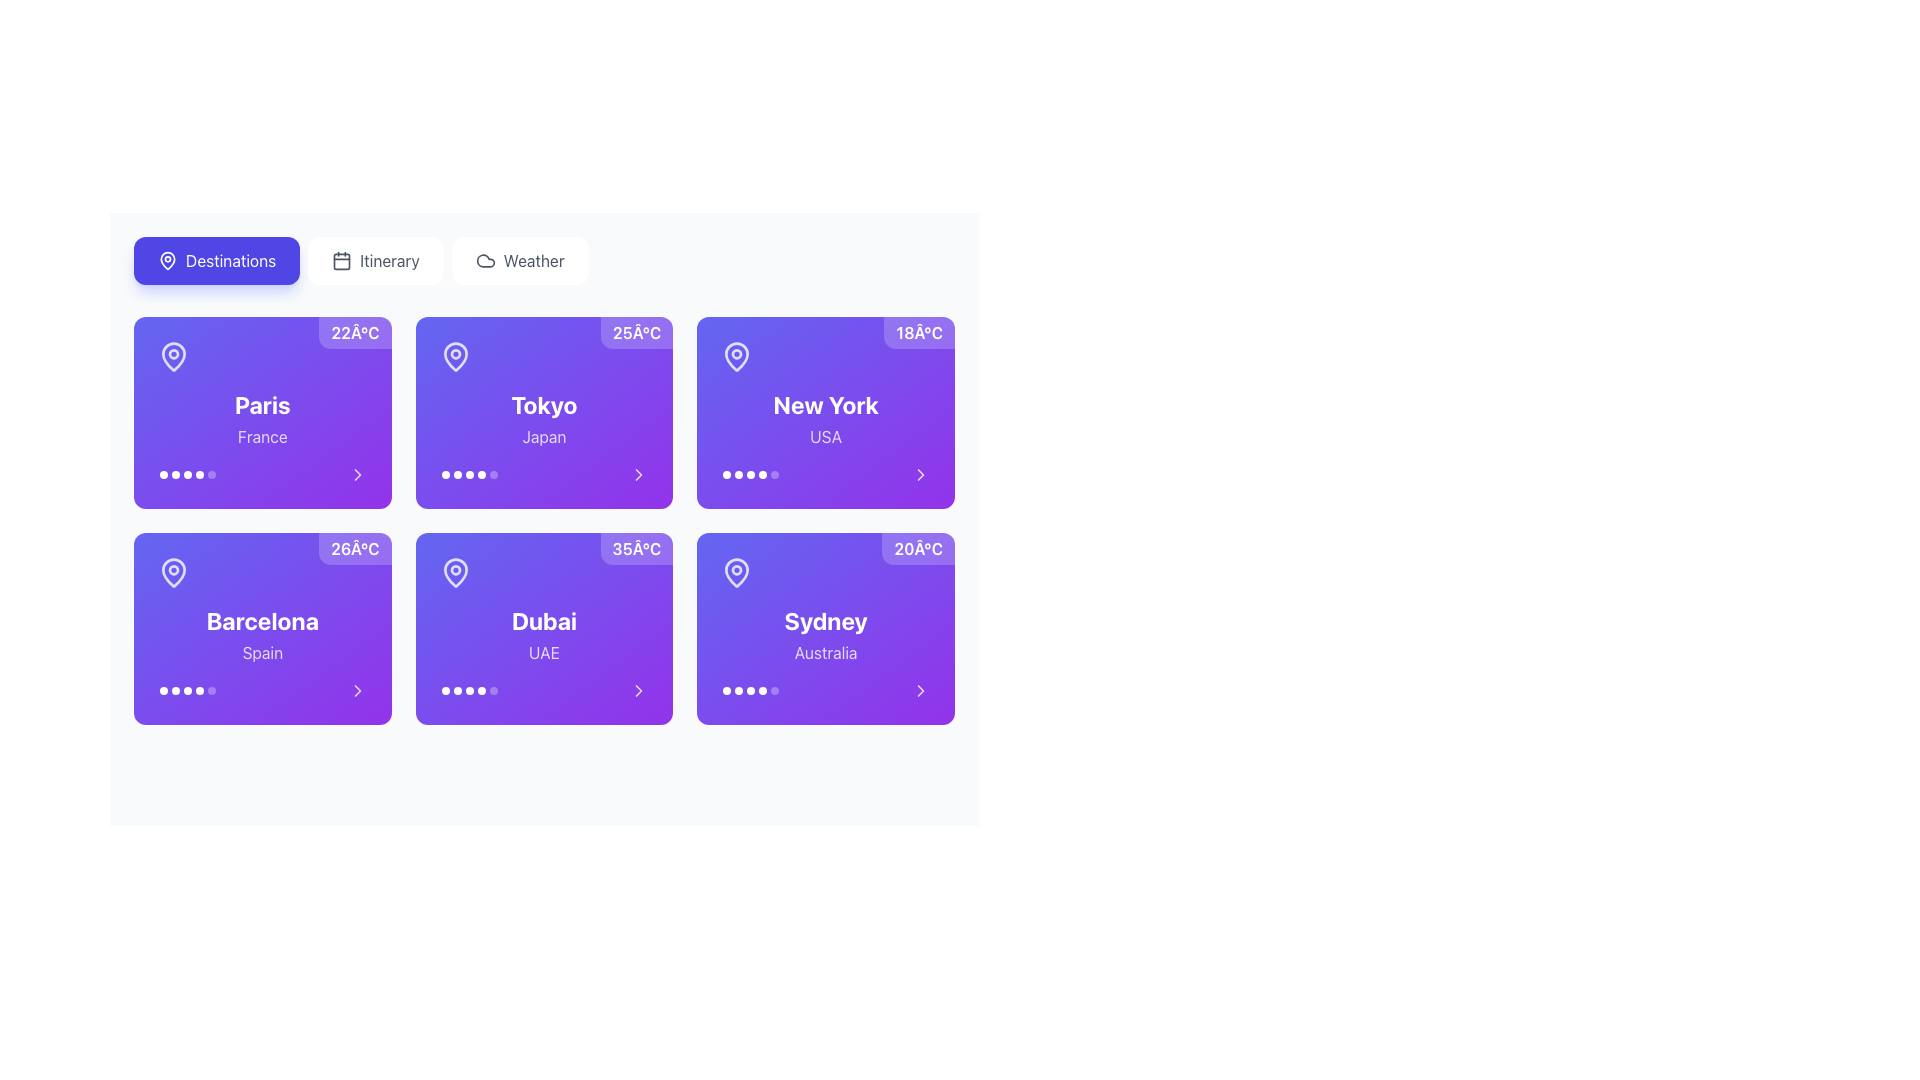 The image size is (1920, 1080). What do you see at coordinates (454, 573) in the screenshot?
I see `the visual state of the icon located at the top-left corner of the card labeled 'Dubai, UAE', positioned above the text` at bounding box center [454, 573].